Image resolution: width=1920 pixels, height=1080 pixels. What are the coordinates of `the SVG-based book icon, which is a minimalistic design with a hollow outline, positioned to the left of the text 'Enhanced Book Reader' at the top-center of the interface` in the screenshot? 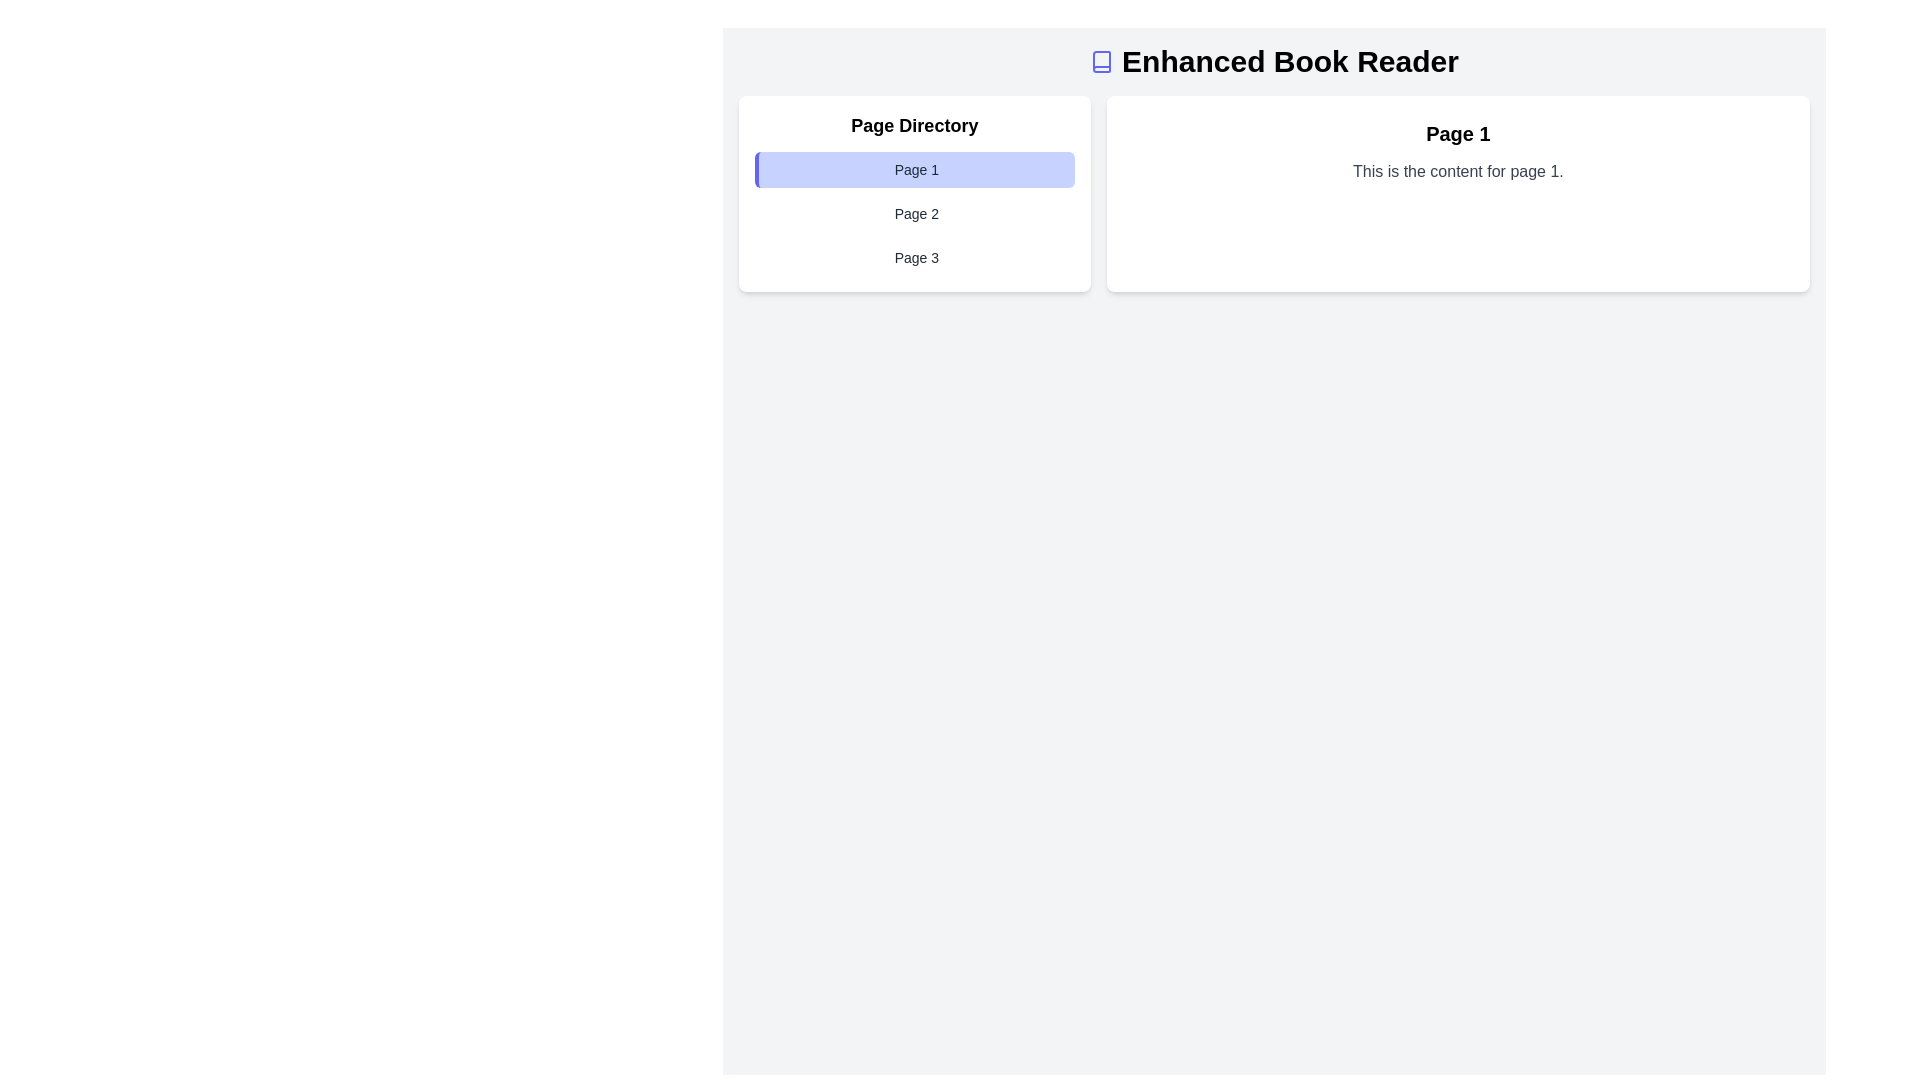 It's located at (1101, 60).